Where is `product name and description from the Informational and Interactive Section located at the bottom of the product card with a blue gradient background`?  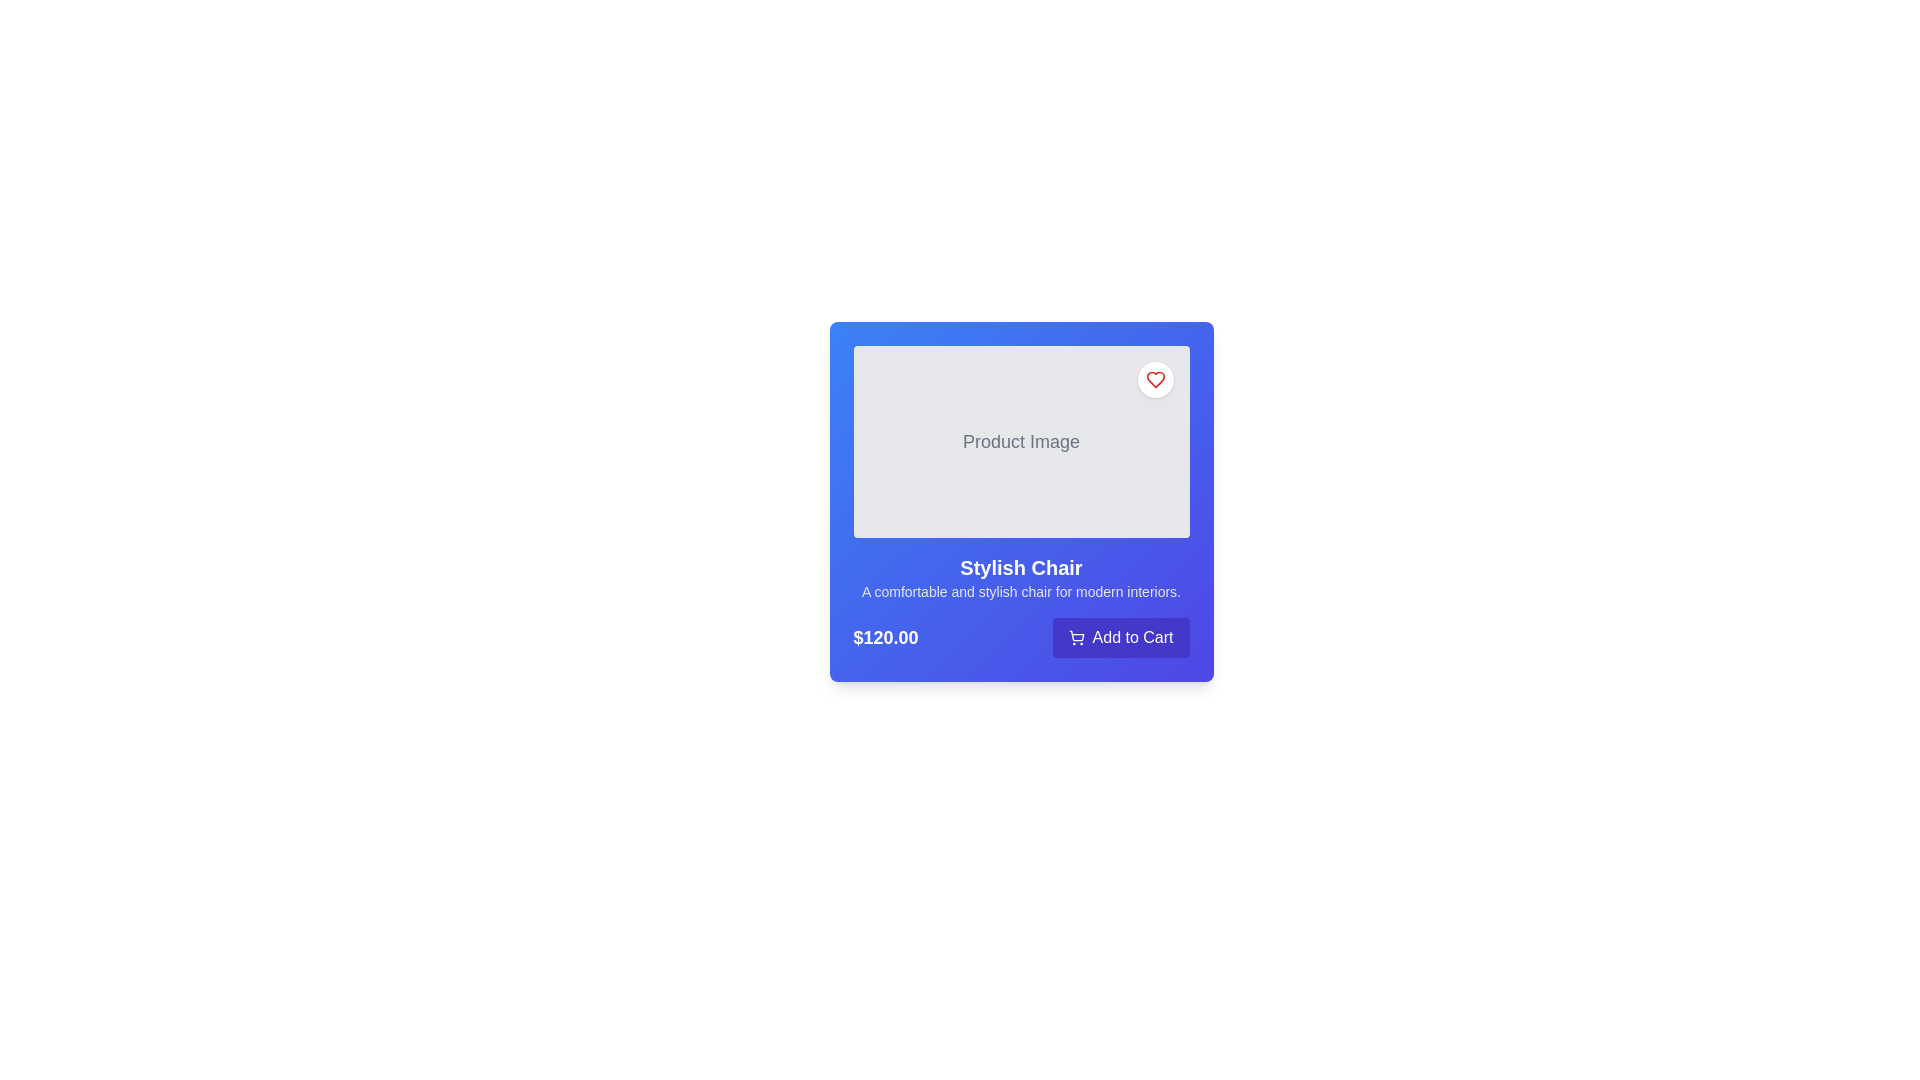
product name and description from the Informational and Interactive Section located at the bottom of the product card with a blue gradient background is located at coordinates (1021, 604).